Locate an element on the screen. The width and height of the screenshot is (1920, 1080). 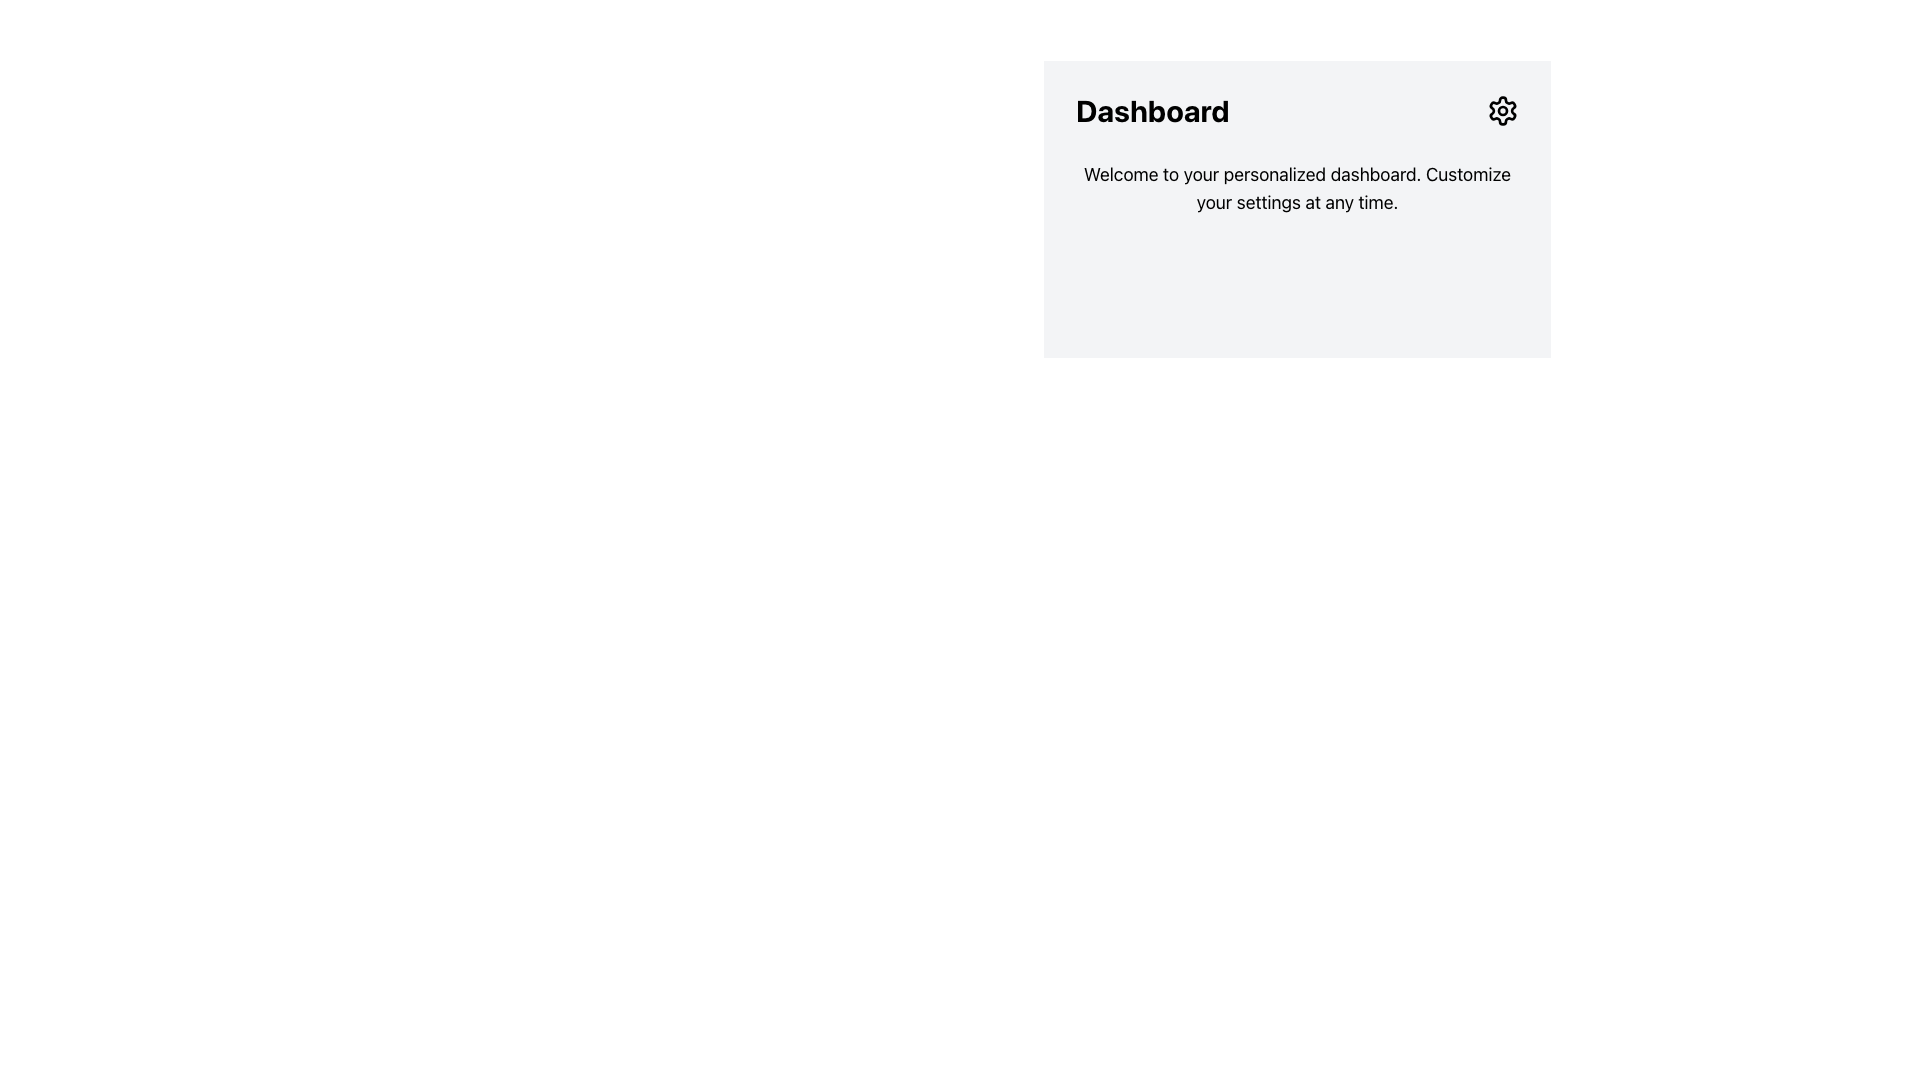
the Static Text Block that provides introductory messages, located below the 'Dashboard' heading and centered horizontally in the upper part of the interface is located at coordinates (1297, 189).